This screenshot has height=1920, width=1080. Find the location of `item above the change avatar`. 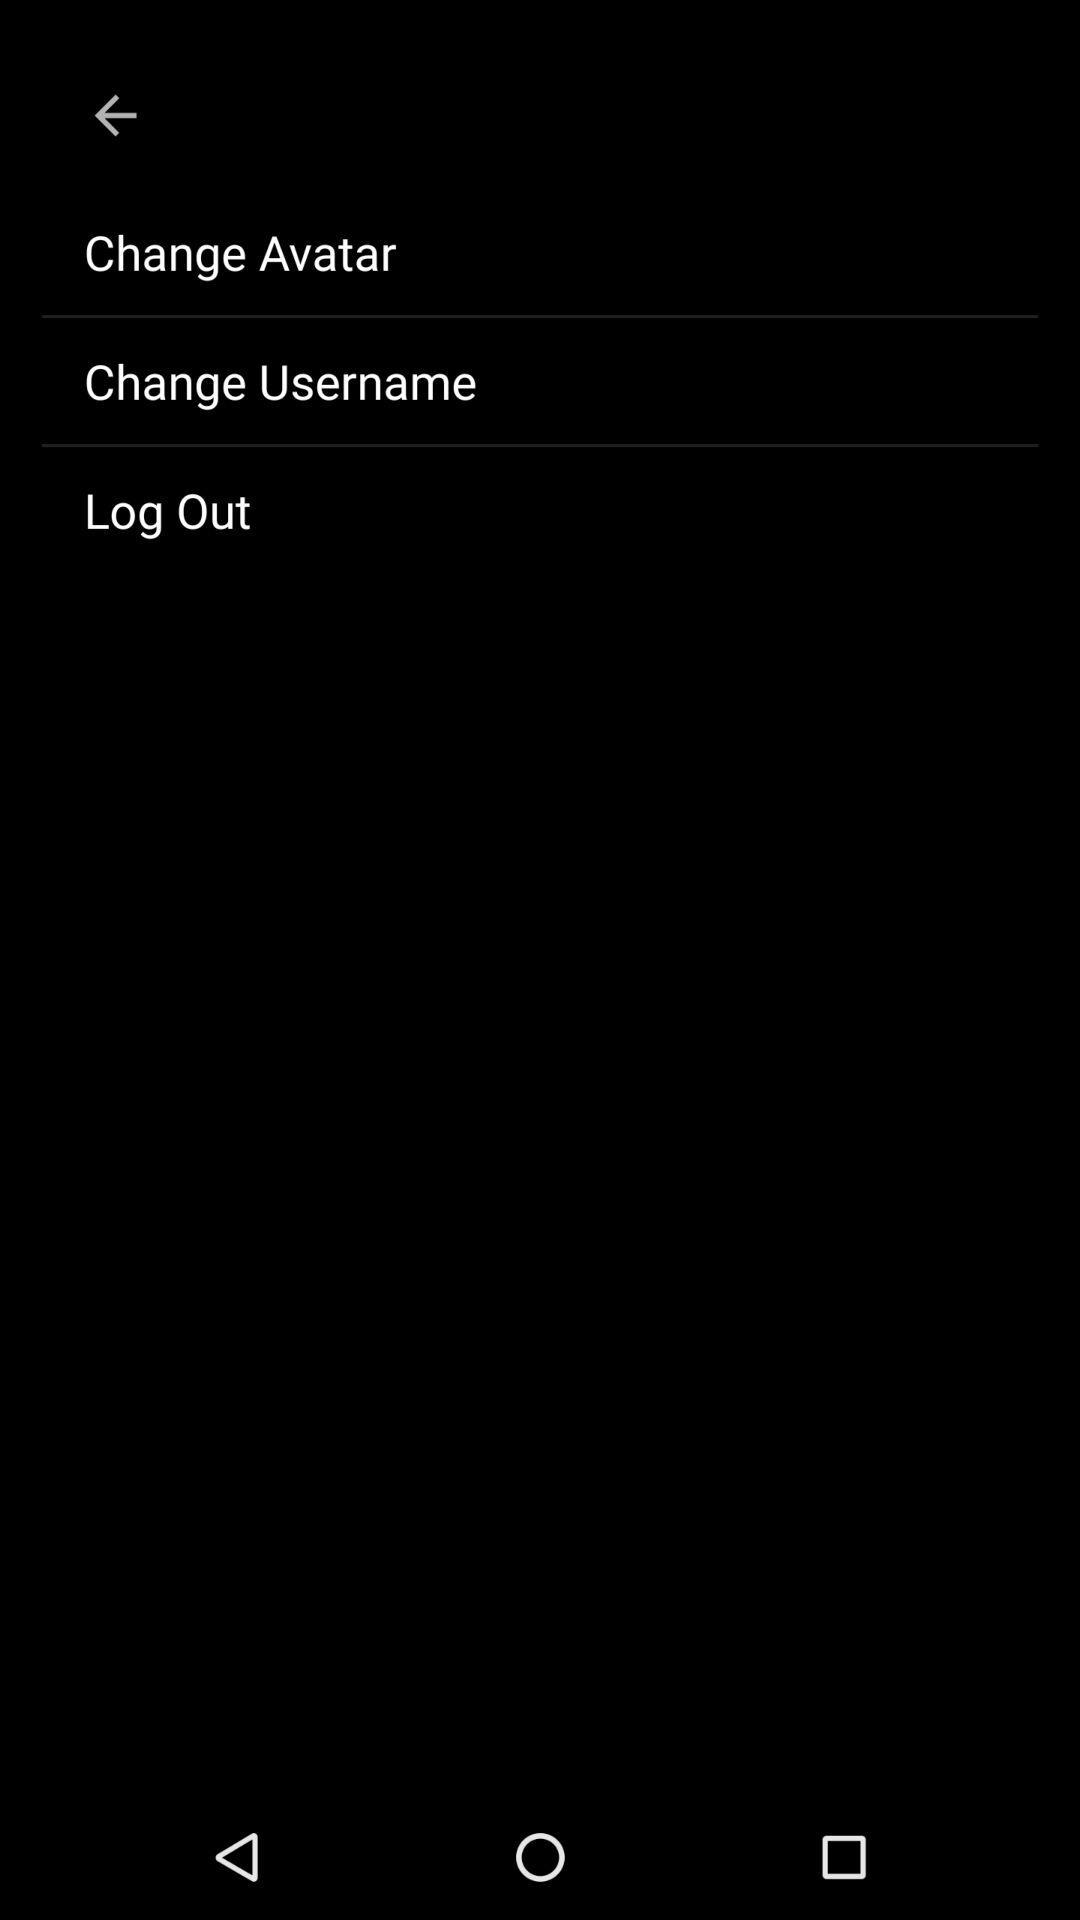

item above the change avatar is located at coordinates (115, 114).